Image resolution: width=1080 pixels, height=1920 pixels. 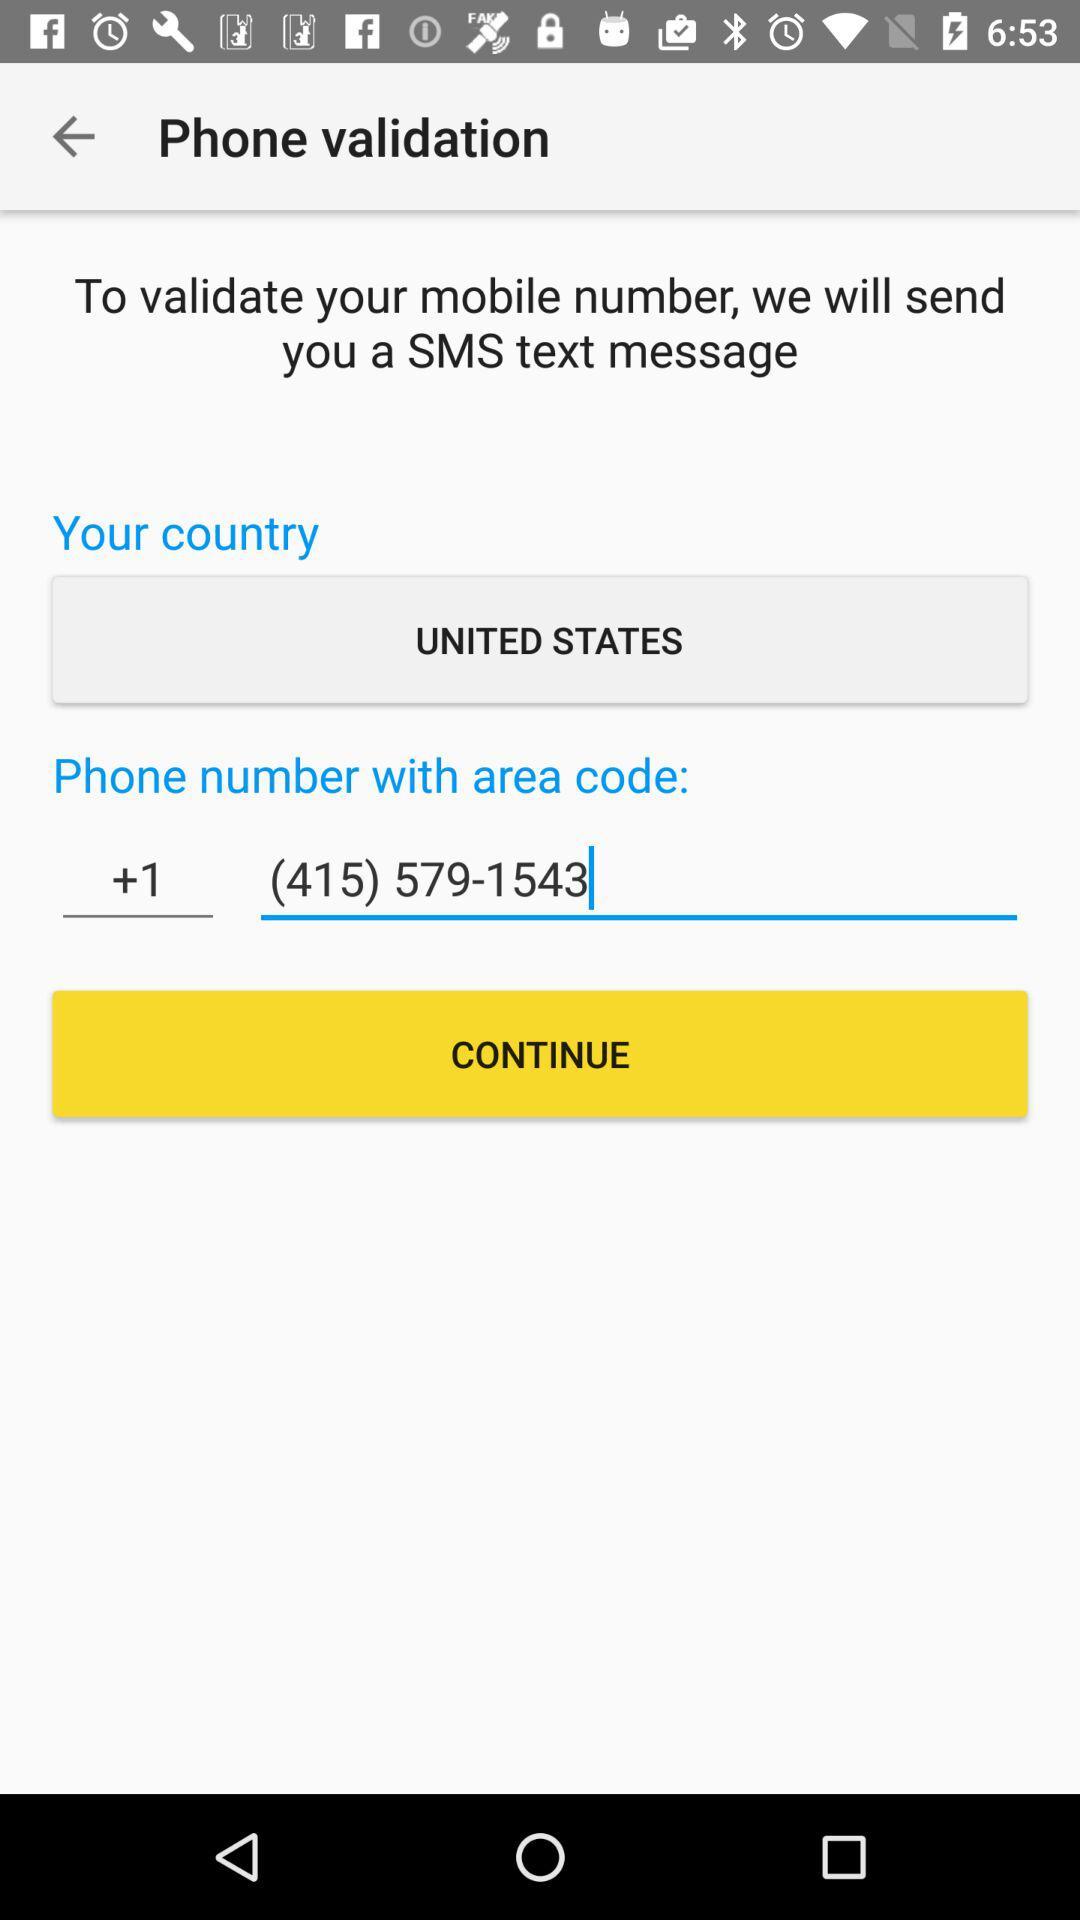 What do you see at coordinates (540, 638) in the screenshot?
I see `the united states item` at bounding box center [540, 638].